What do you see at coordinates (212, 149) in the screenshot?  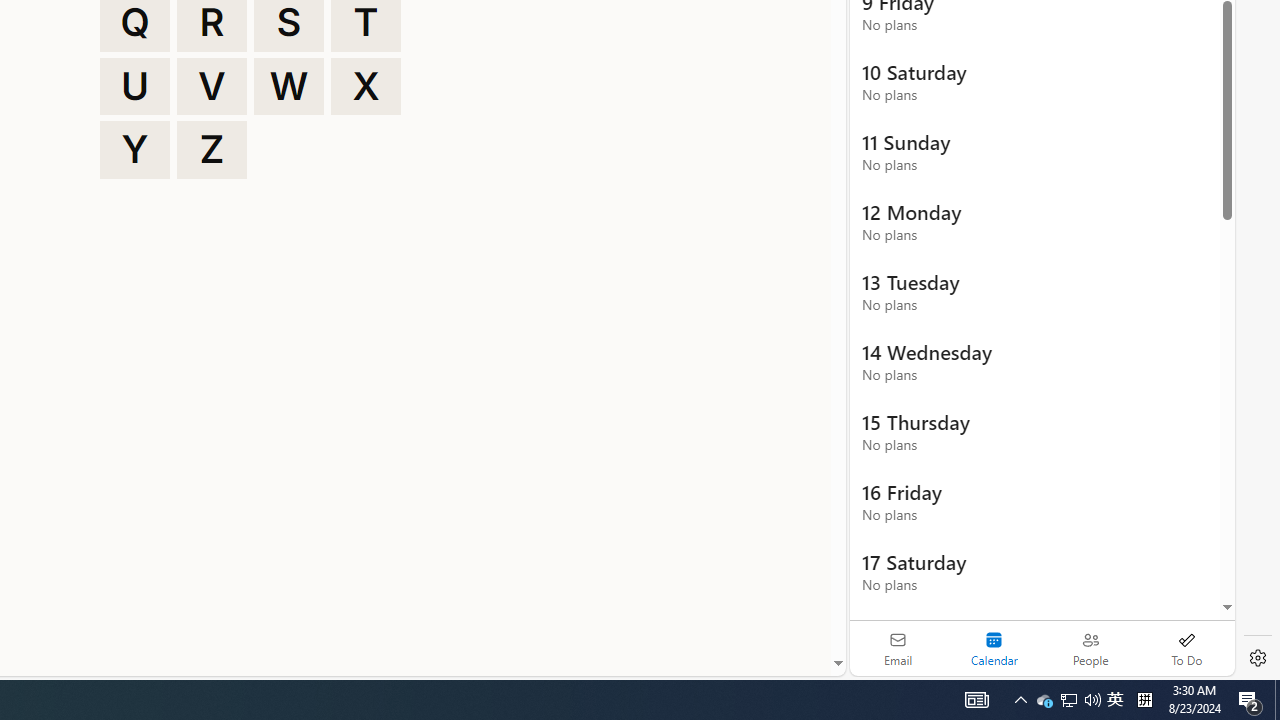 I see `'Z'` at bounding box center [212, 149].